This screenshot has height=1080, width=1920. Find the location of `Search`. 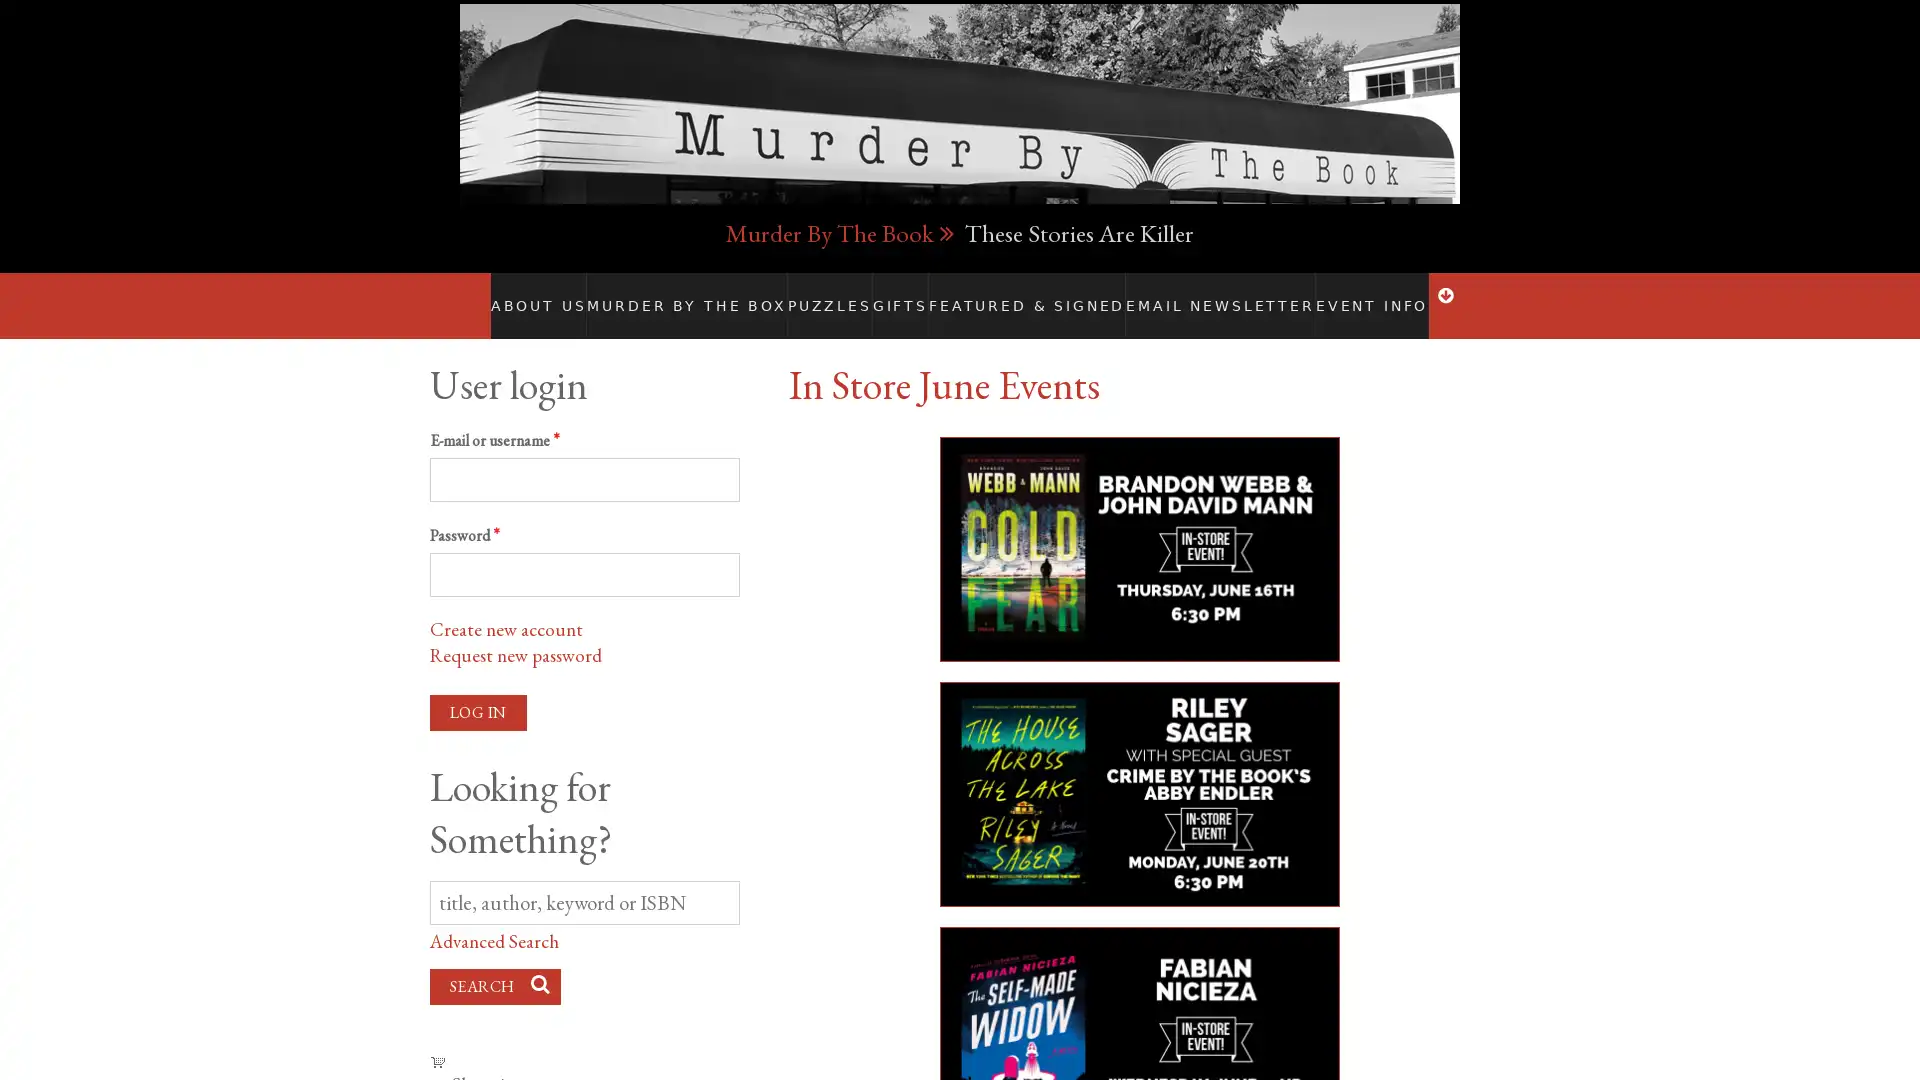

Search is located at coordinates (494, 1013).